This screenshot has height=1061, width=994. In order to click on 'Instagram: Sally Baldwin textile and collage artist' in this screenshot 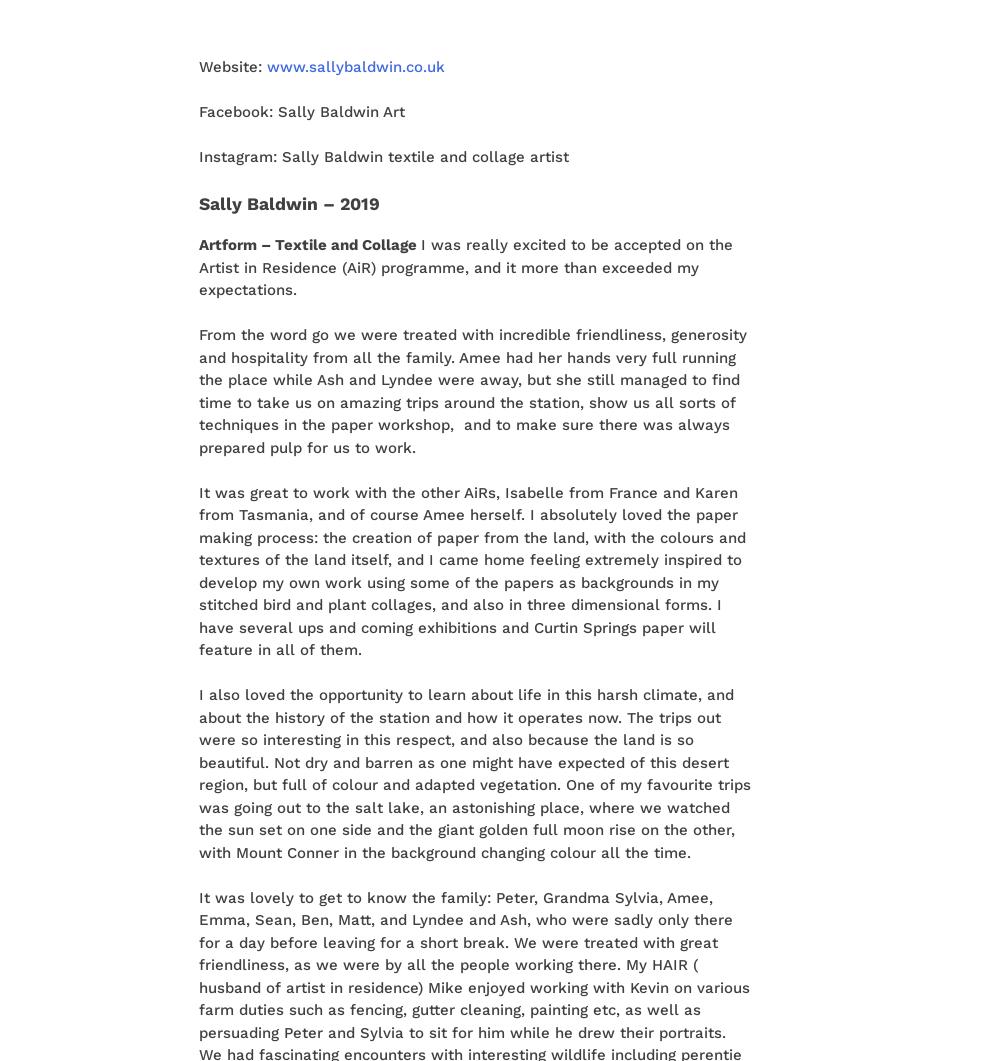, I will do `click(197, 155)`.